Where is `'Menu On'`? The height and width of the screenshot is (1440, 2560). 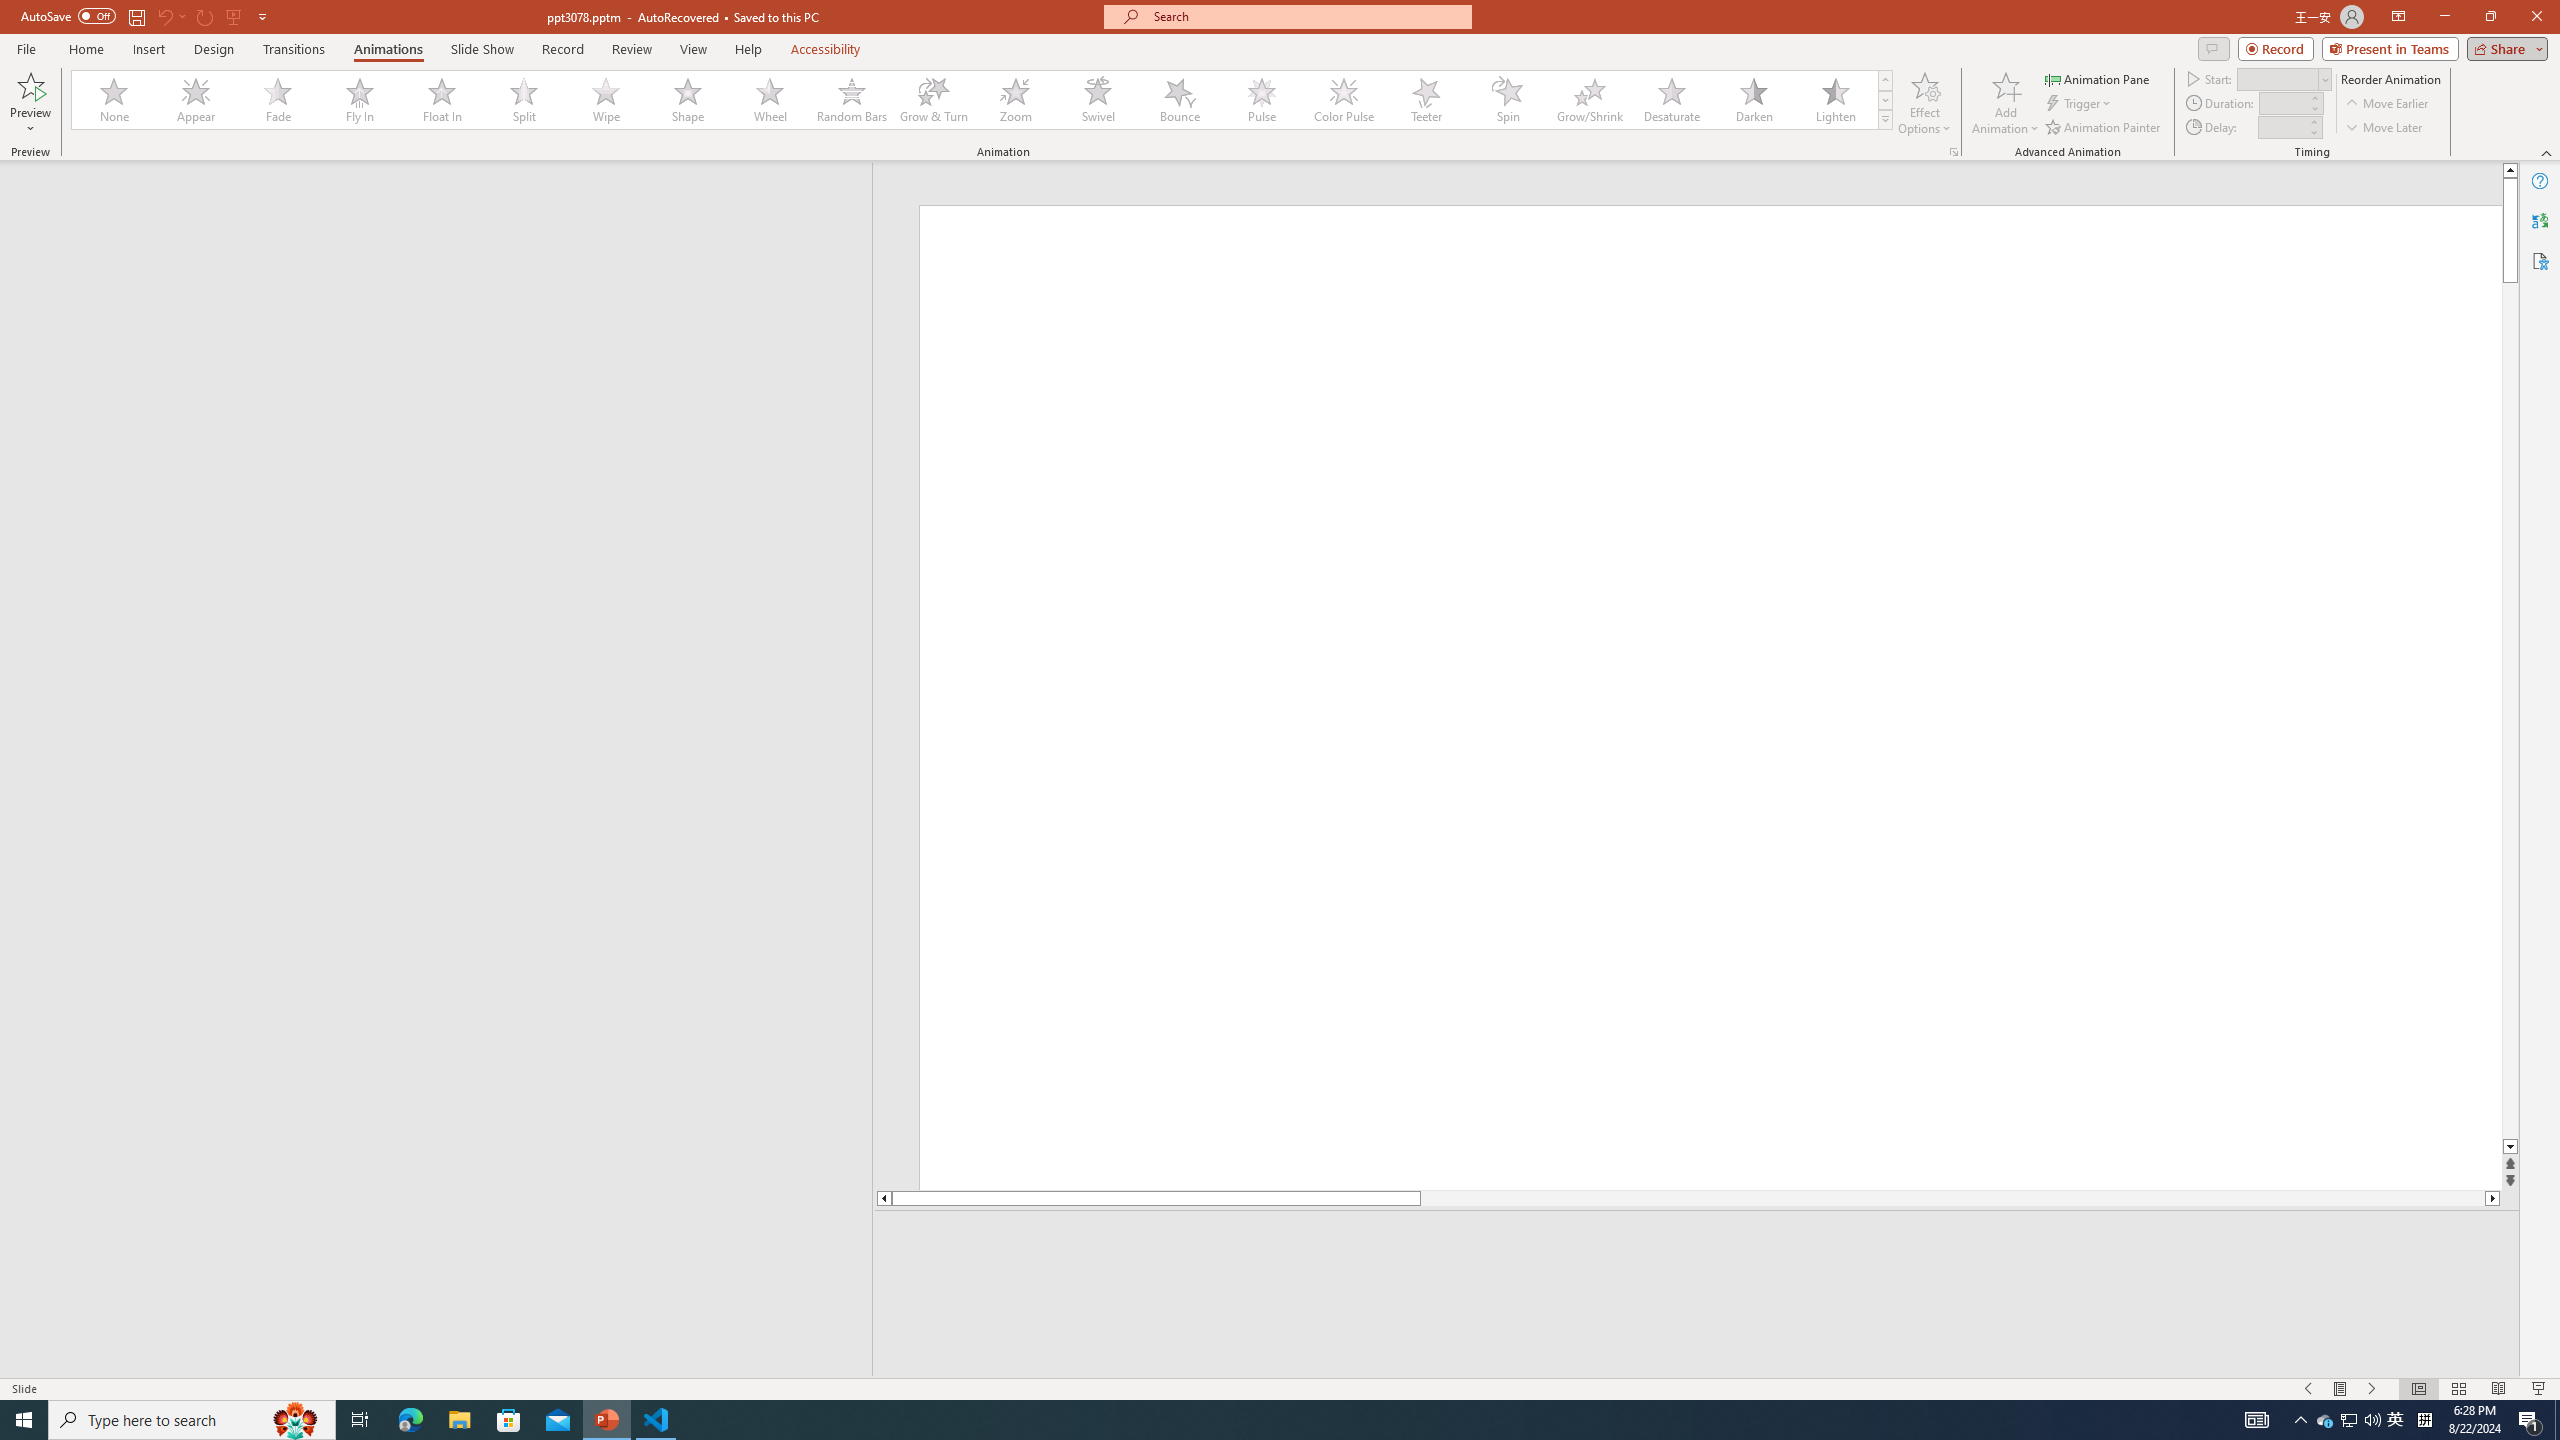 'Menu On' is located at coordinates (2340, 1389).